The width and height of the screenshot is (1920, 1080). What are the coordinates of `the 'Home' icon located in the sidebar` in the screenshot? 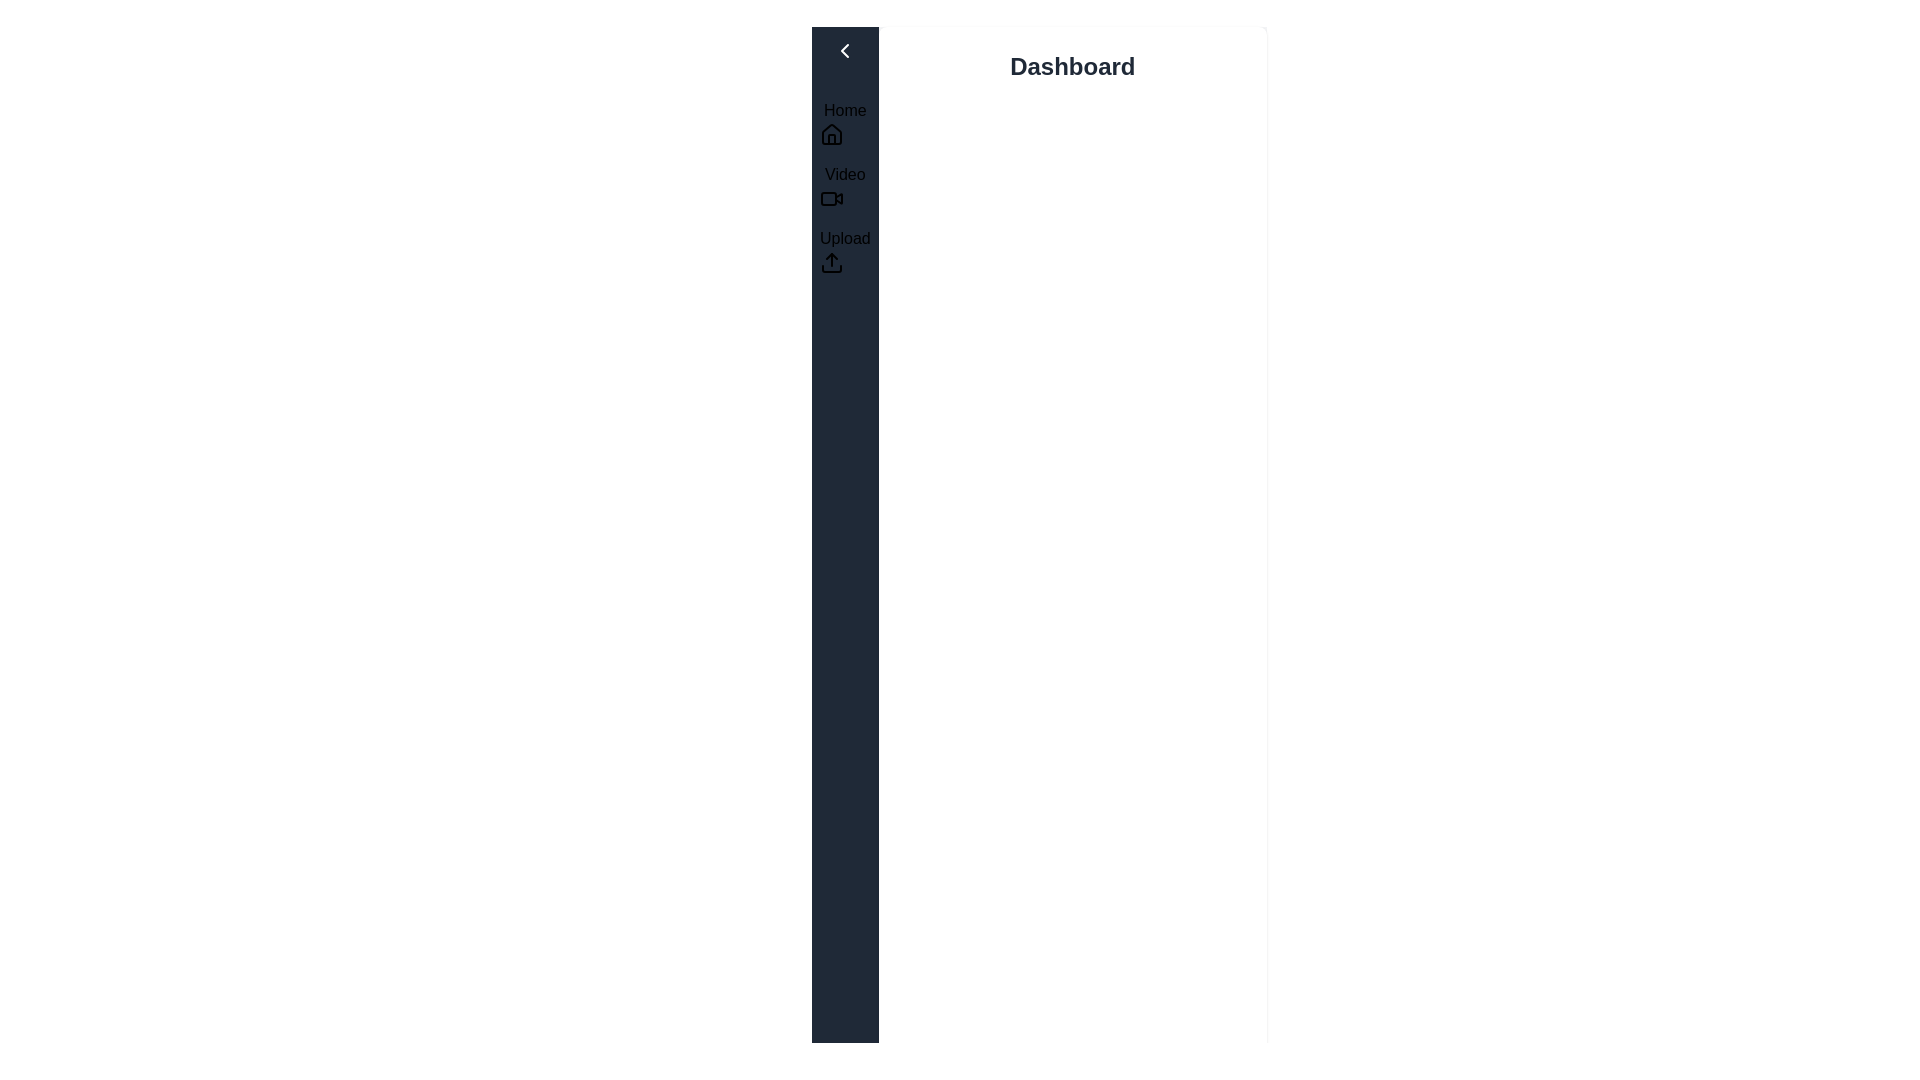 It's located at (831, 135).